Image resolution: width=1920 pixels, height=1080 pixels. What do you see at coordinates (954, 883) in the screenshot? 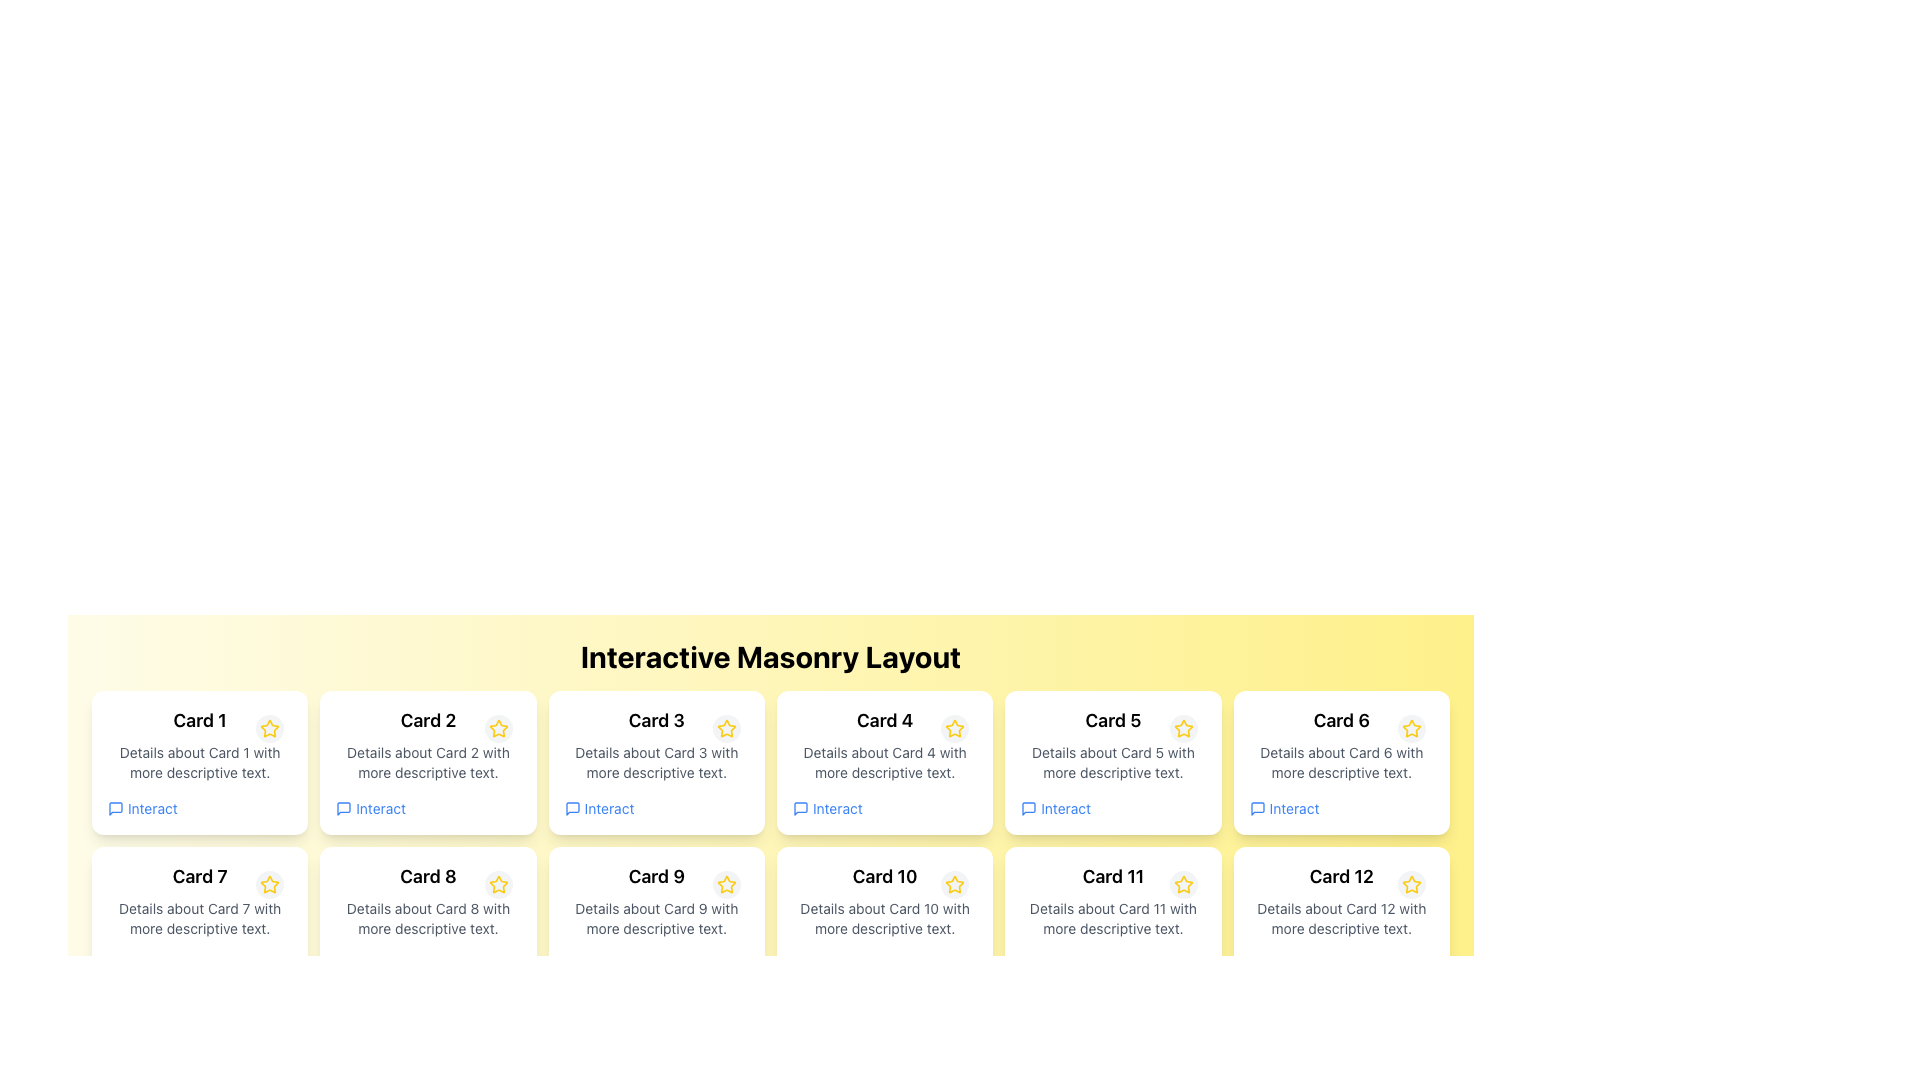
I see `the interactive star button located in the top-right corner of 'Card 10', which toggles its rating status` at bounding box center [954, 883].